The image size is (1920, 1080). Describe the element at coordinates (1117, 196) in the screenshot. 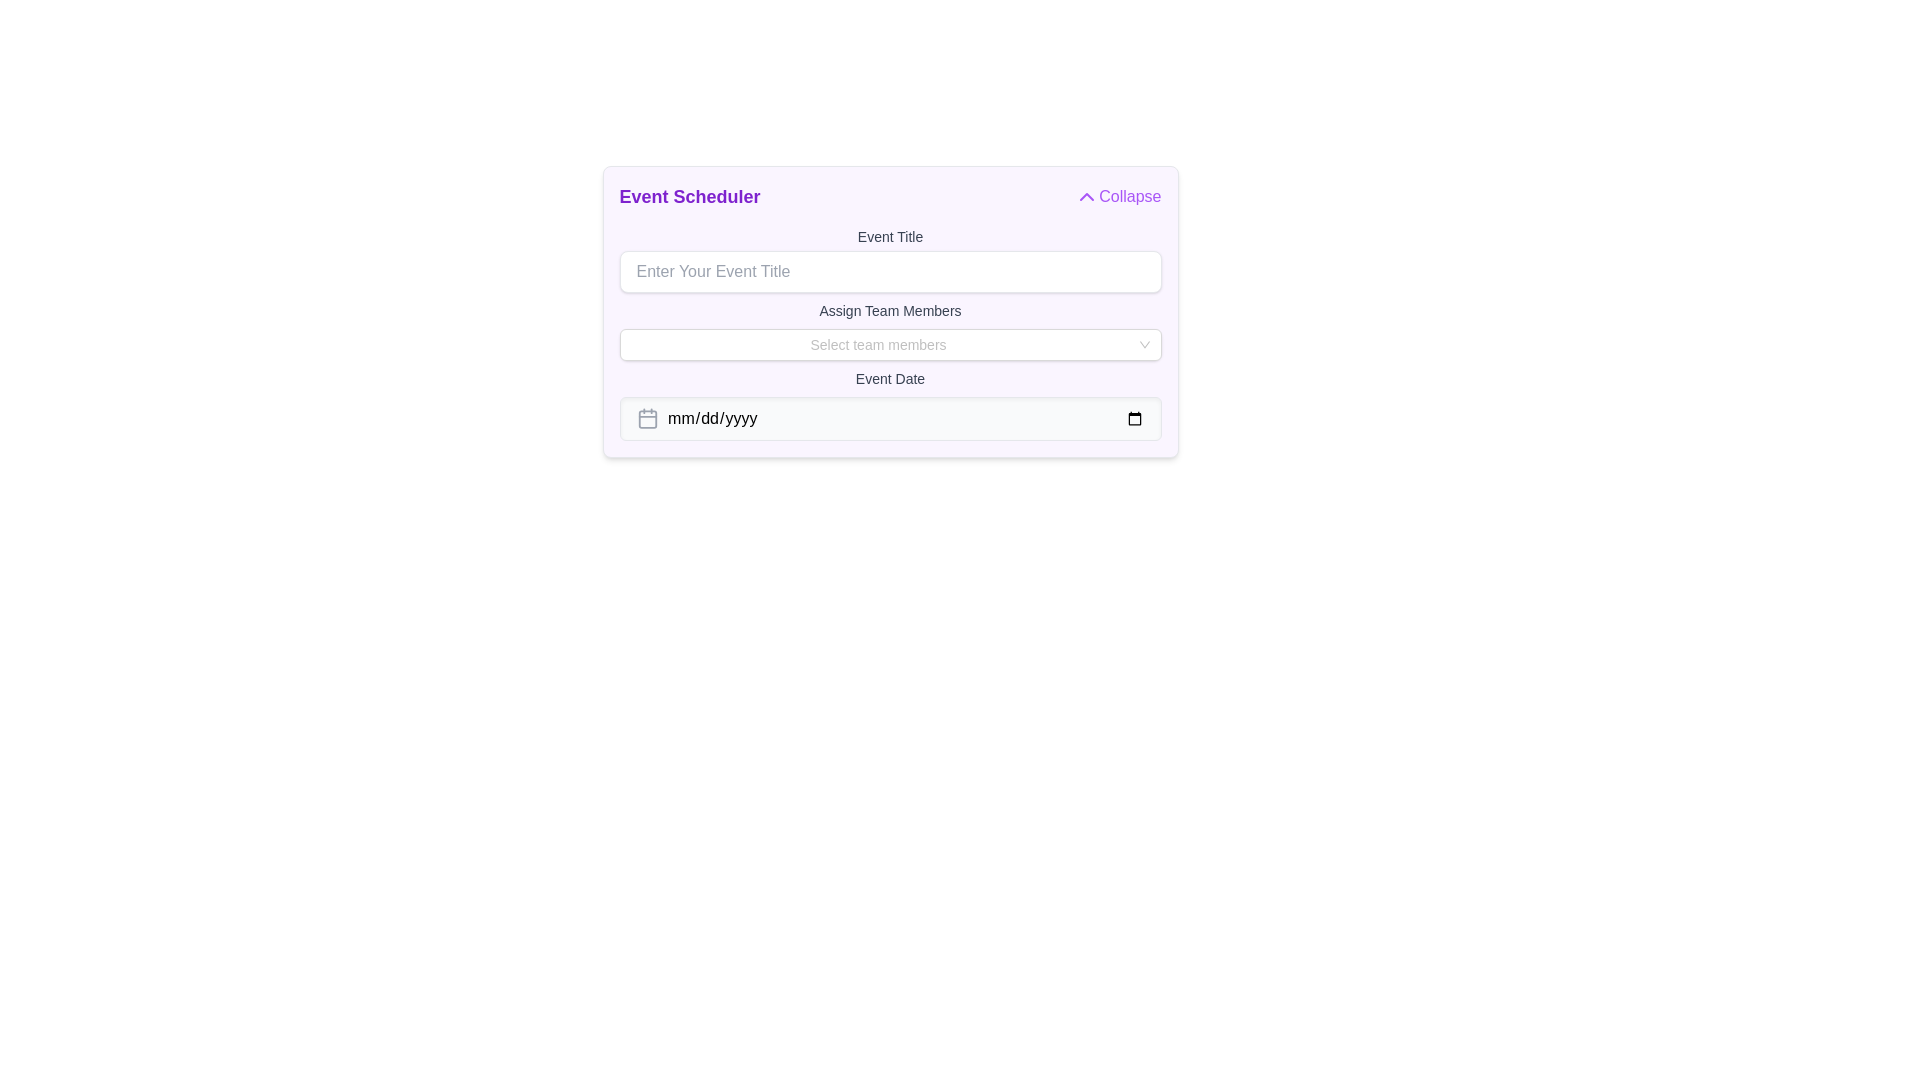

I see `the 'Collapse' button with a purple text and an upward-pointing chevron icon located in the top-right corner of the 'Event Scheduler' section` at that location.